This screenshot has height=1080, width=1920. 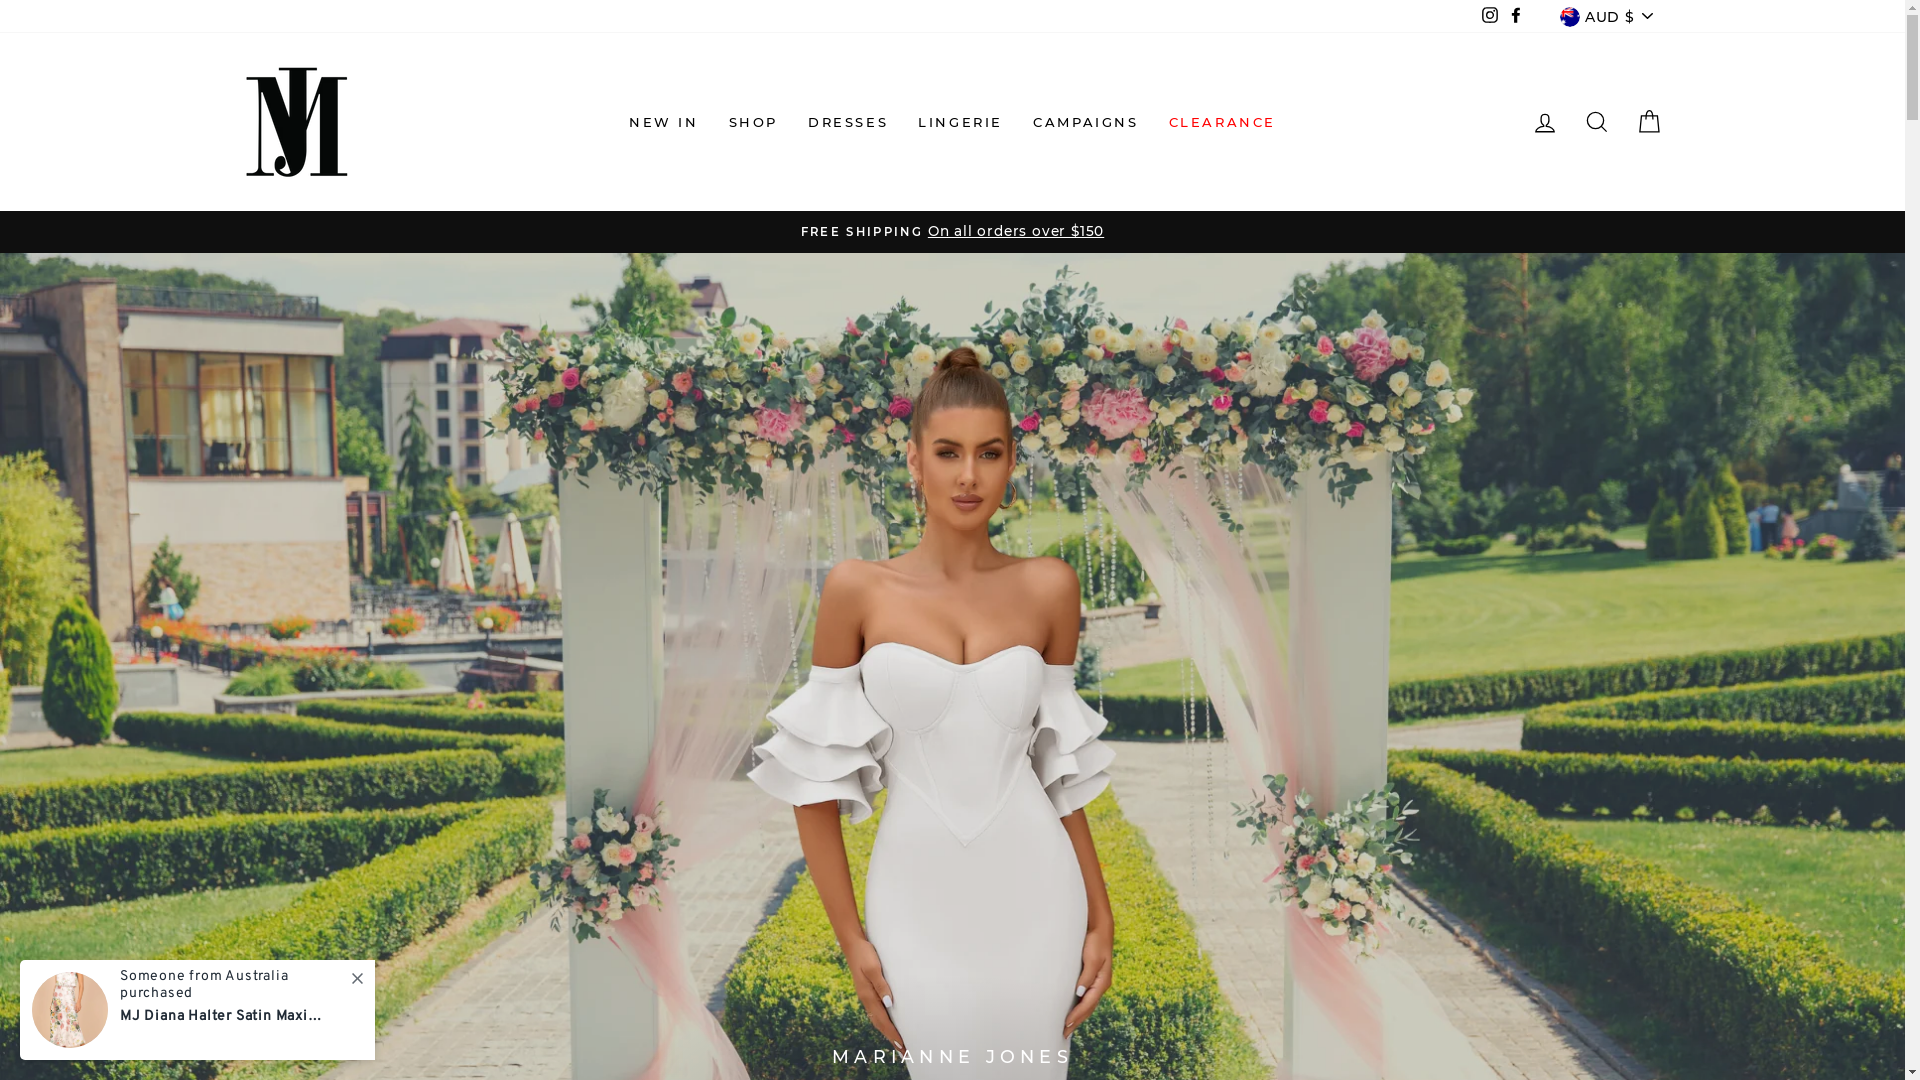 I want to click on 'CLEARANCE', so click(x=1221, y=123).